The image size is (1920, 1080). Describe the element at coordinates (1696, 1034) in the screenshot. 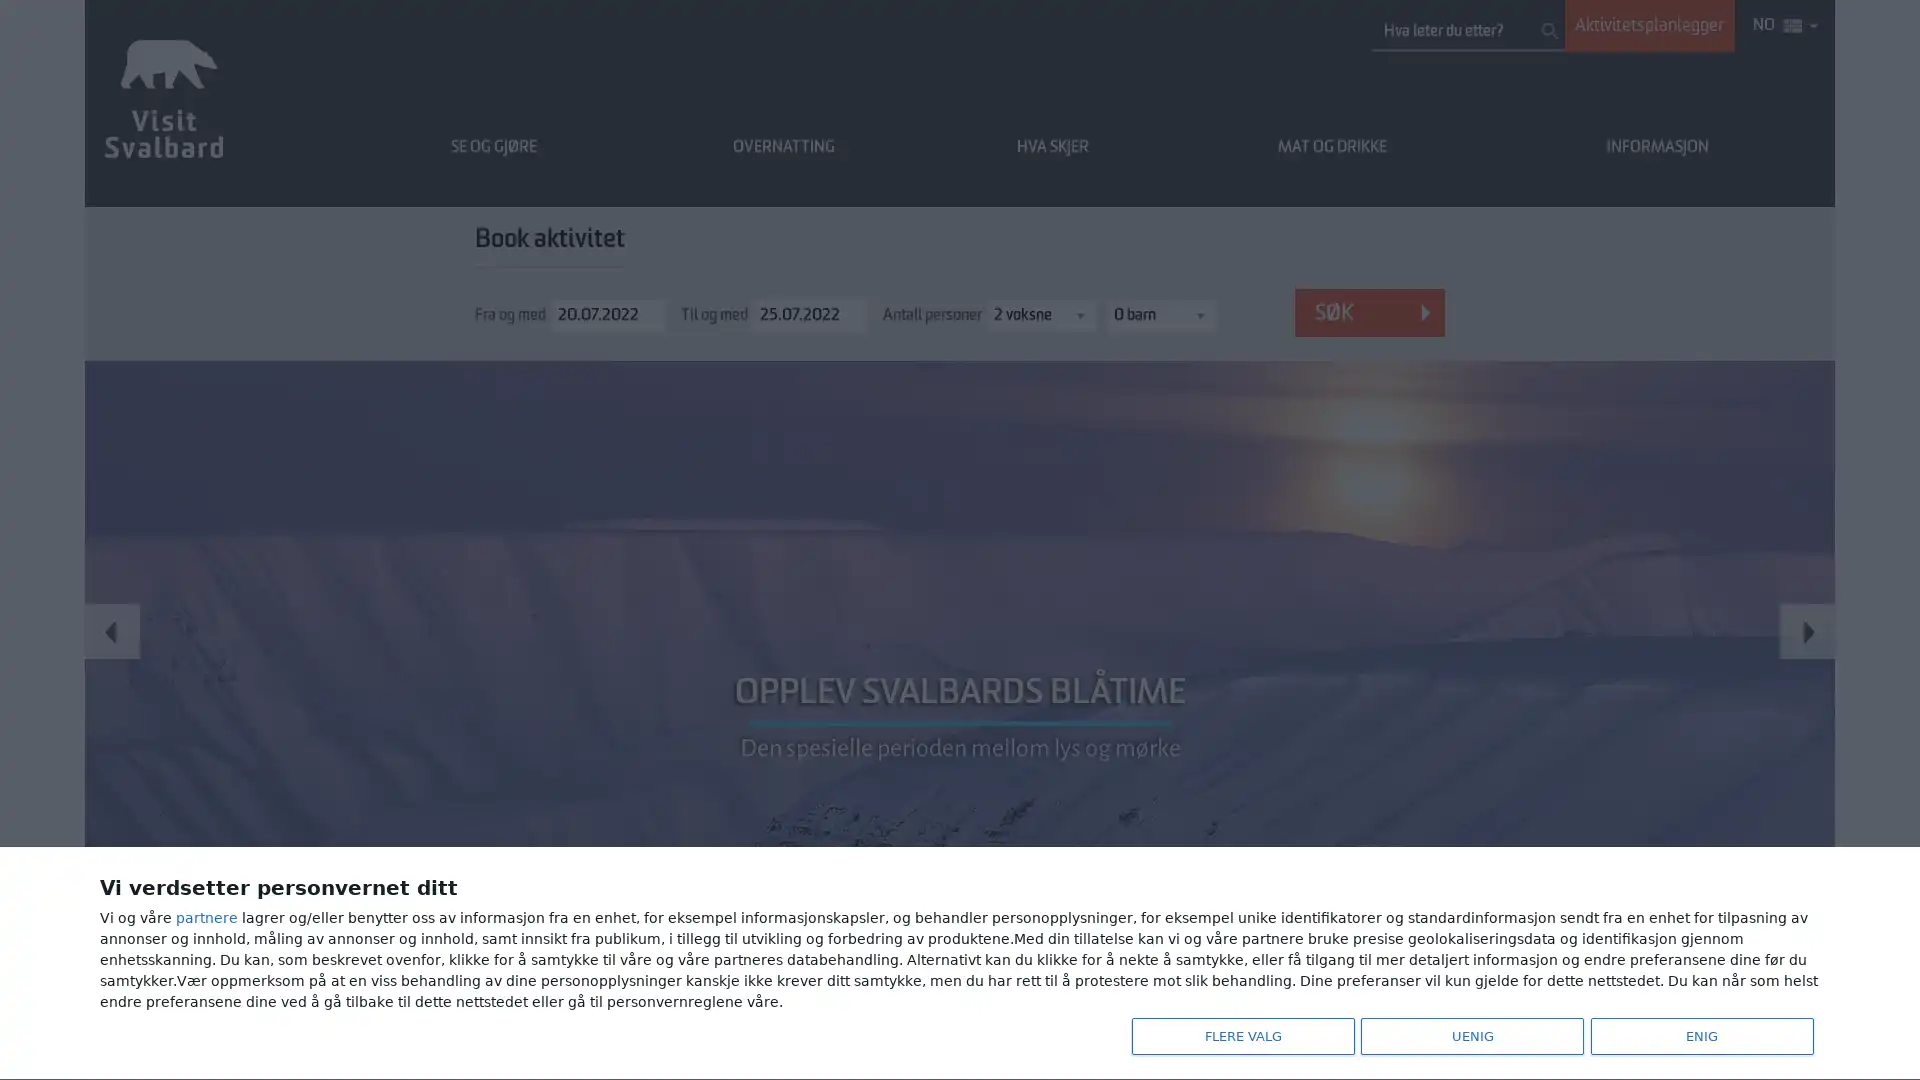

I see `ENIG` at that location.